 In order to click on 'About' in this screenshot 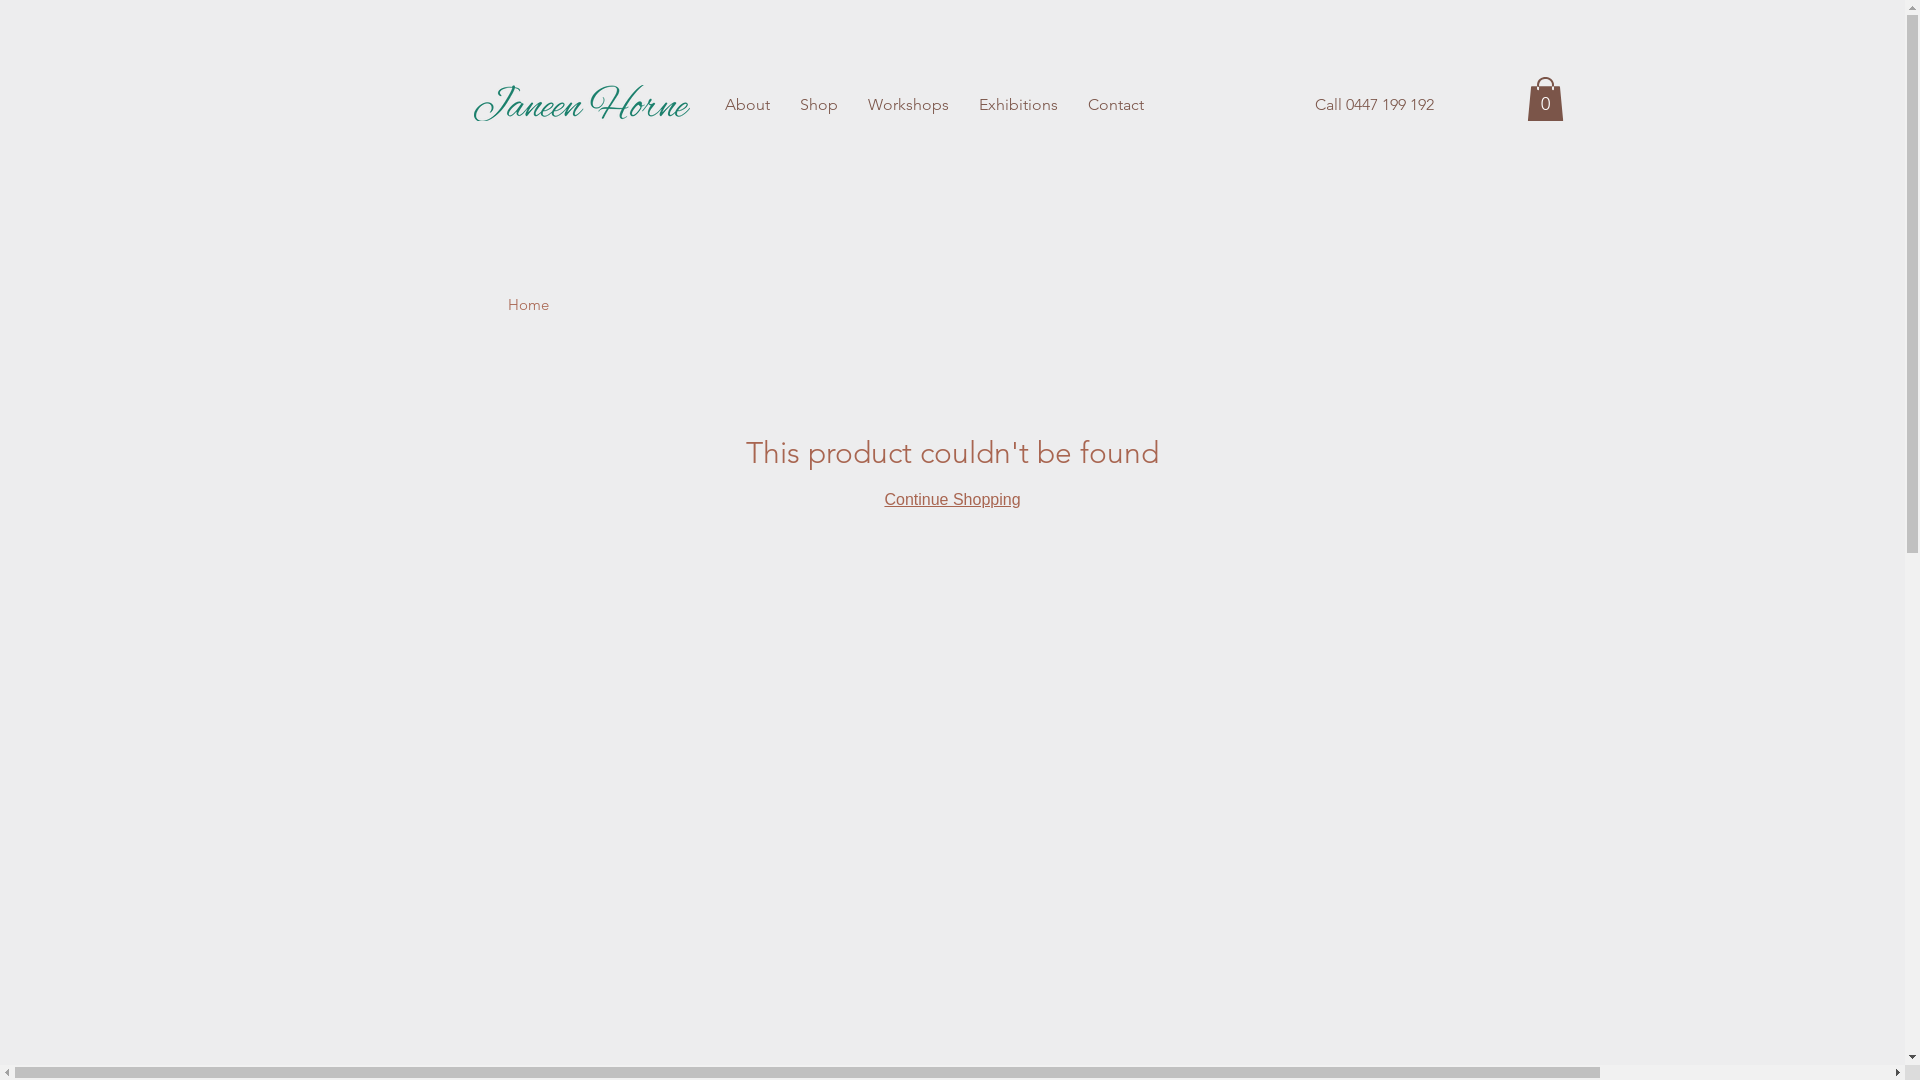, I will do `click(746, 104)`.